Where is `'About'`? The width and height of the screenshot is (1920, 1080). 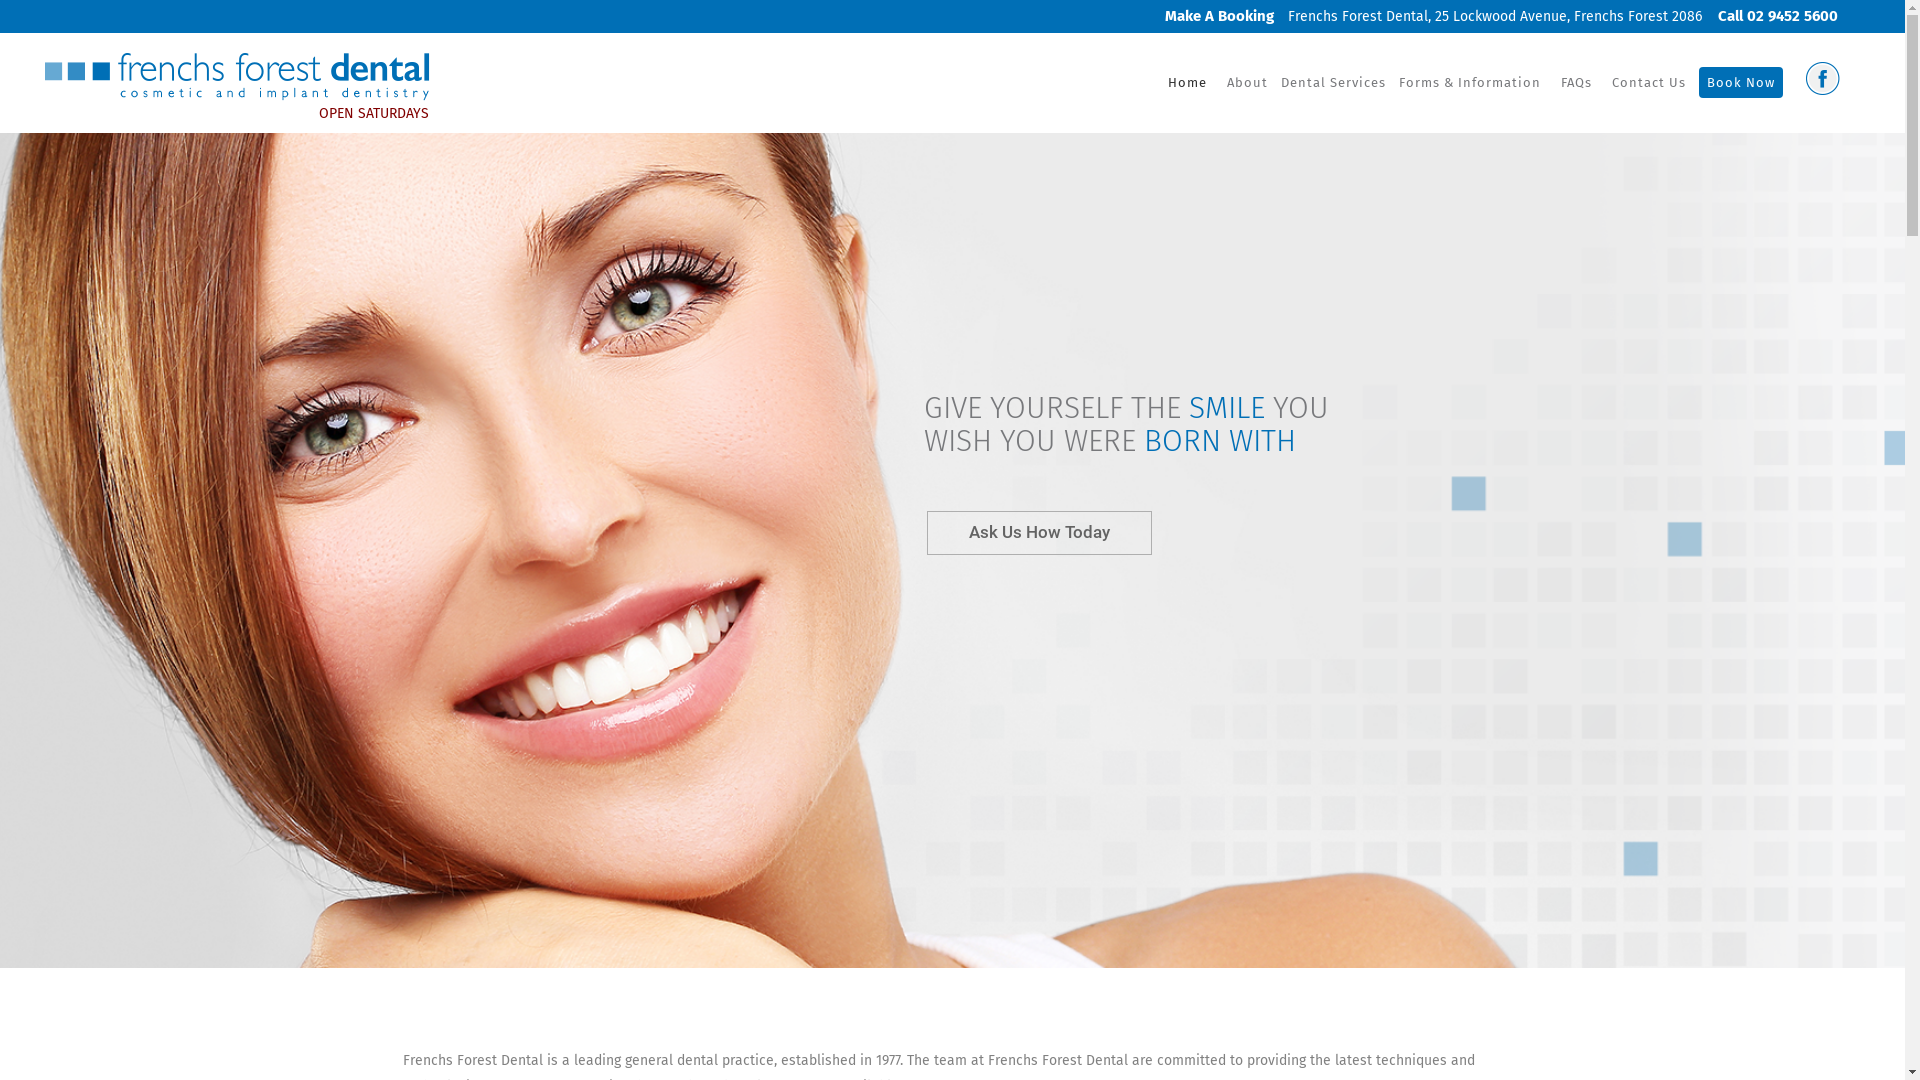 'About' is located at coordinates (1246, 82).